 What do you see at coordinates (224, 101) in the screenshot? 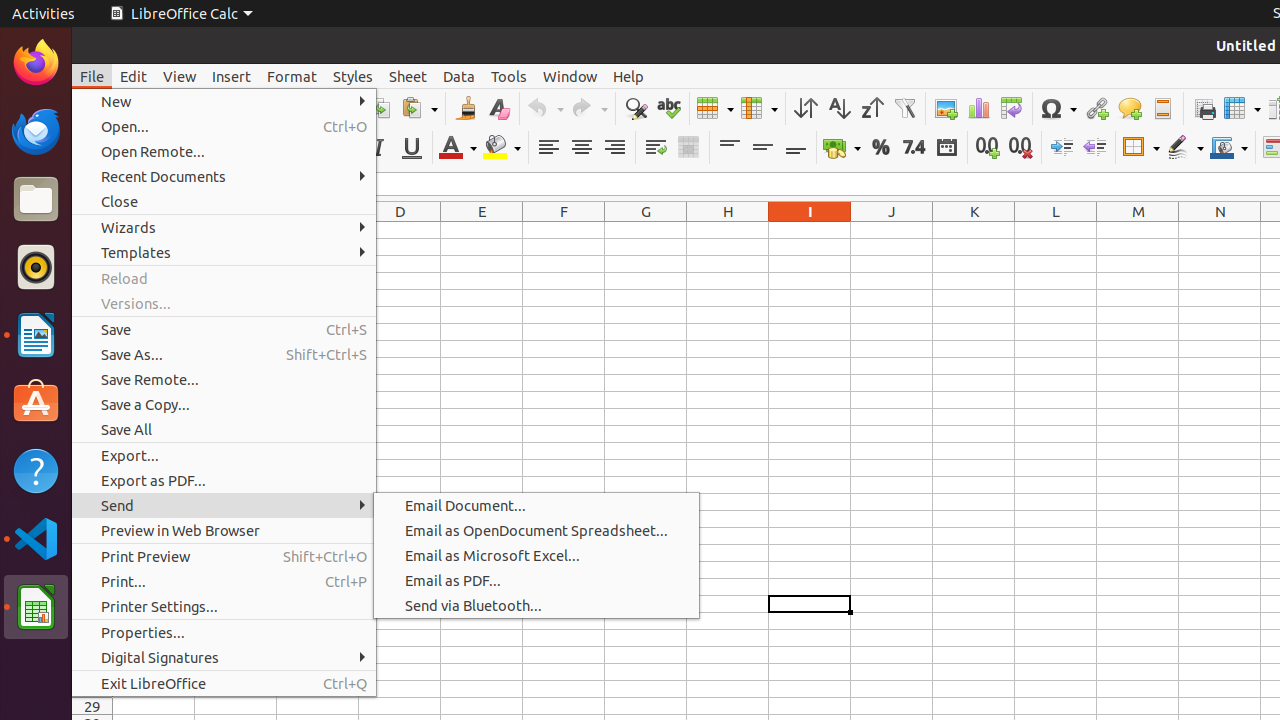
I see `'New'` at bounding box center [224, 101].